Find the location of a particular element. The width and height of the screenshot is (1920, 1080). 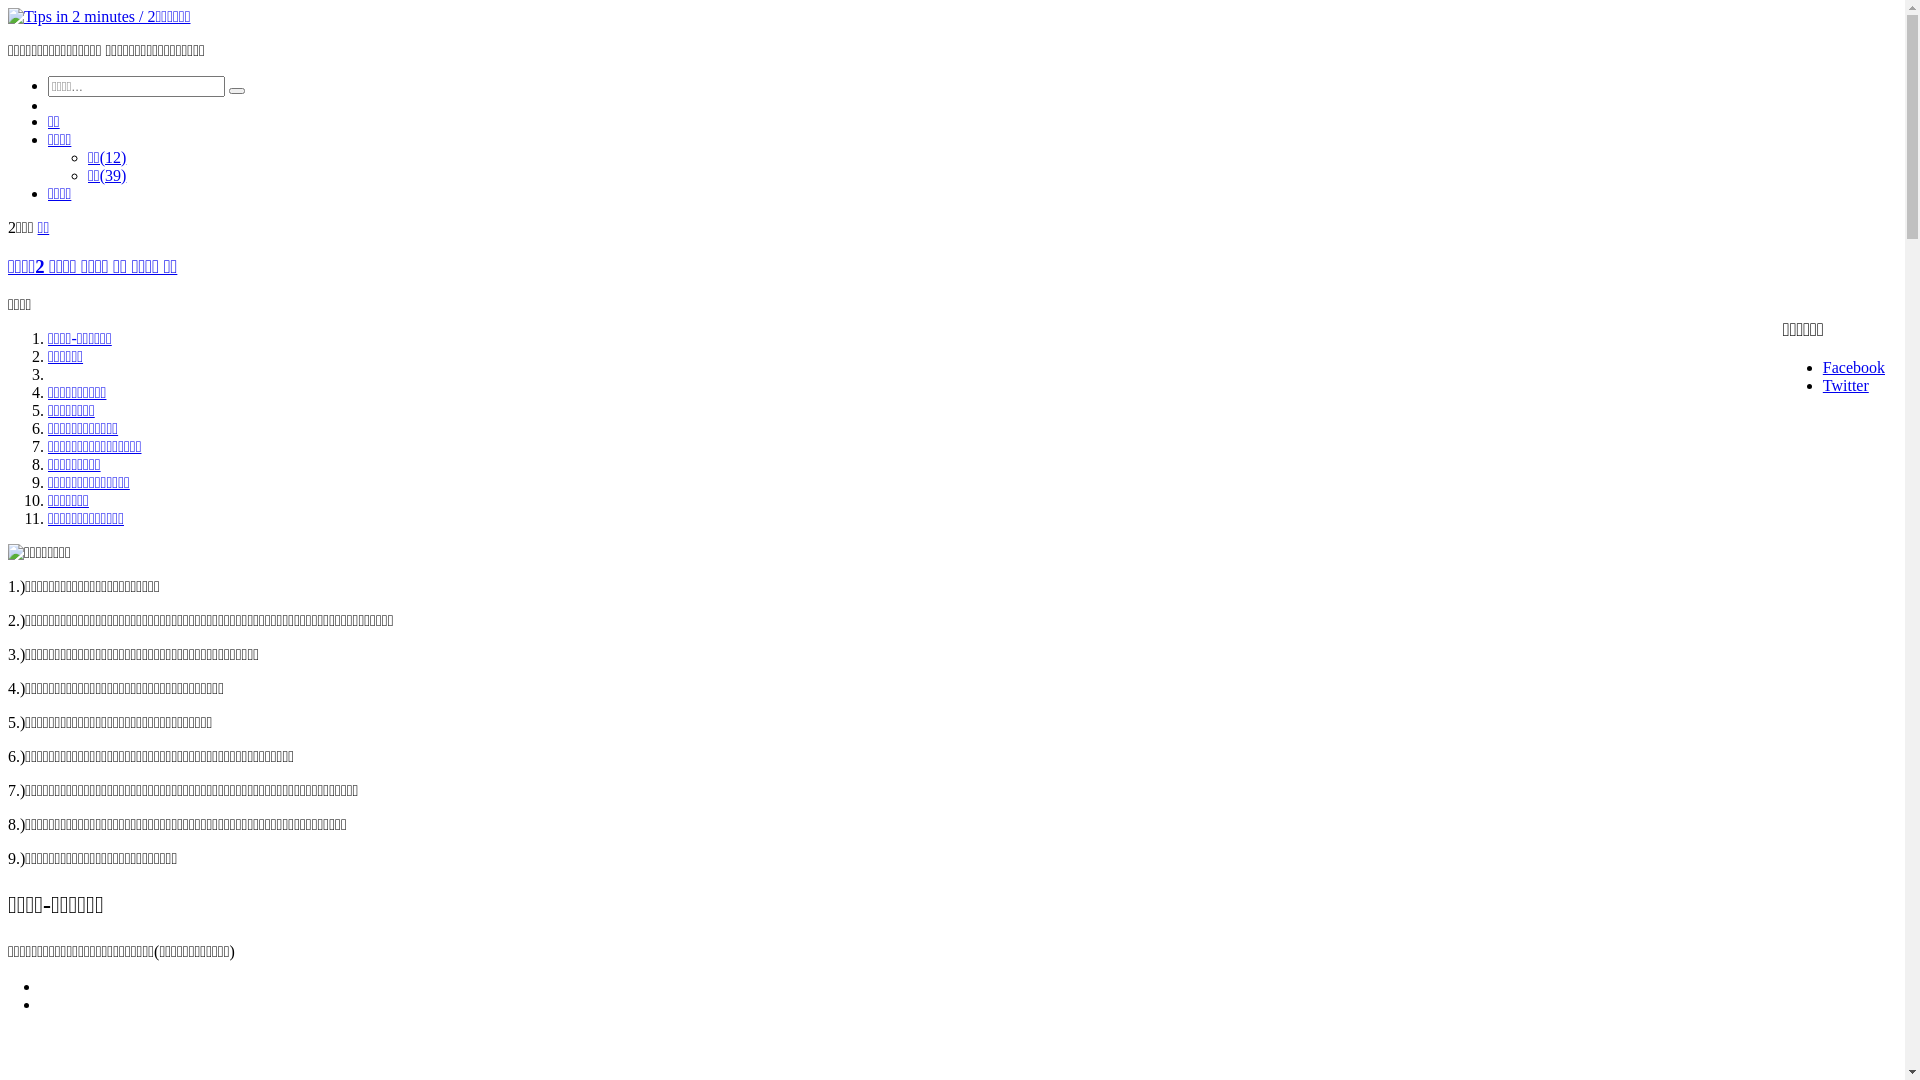

'Facebook' is located at coordinates (1852, 367).